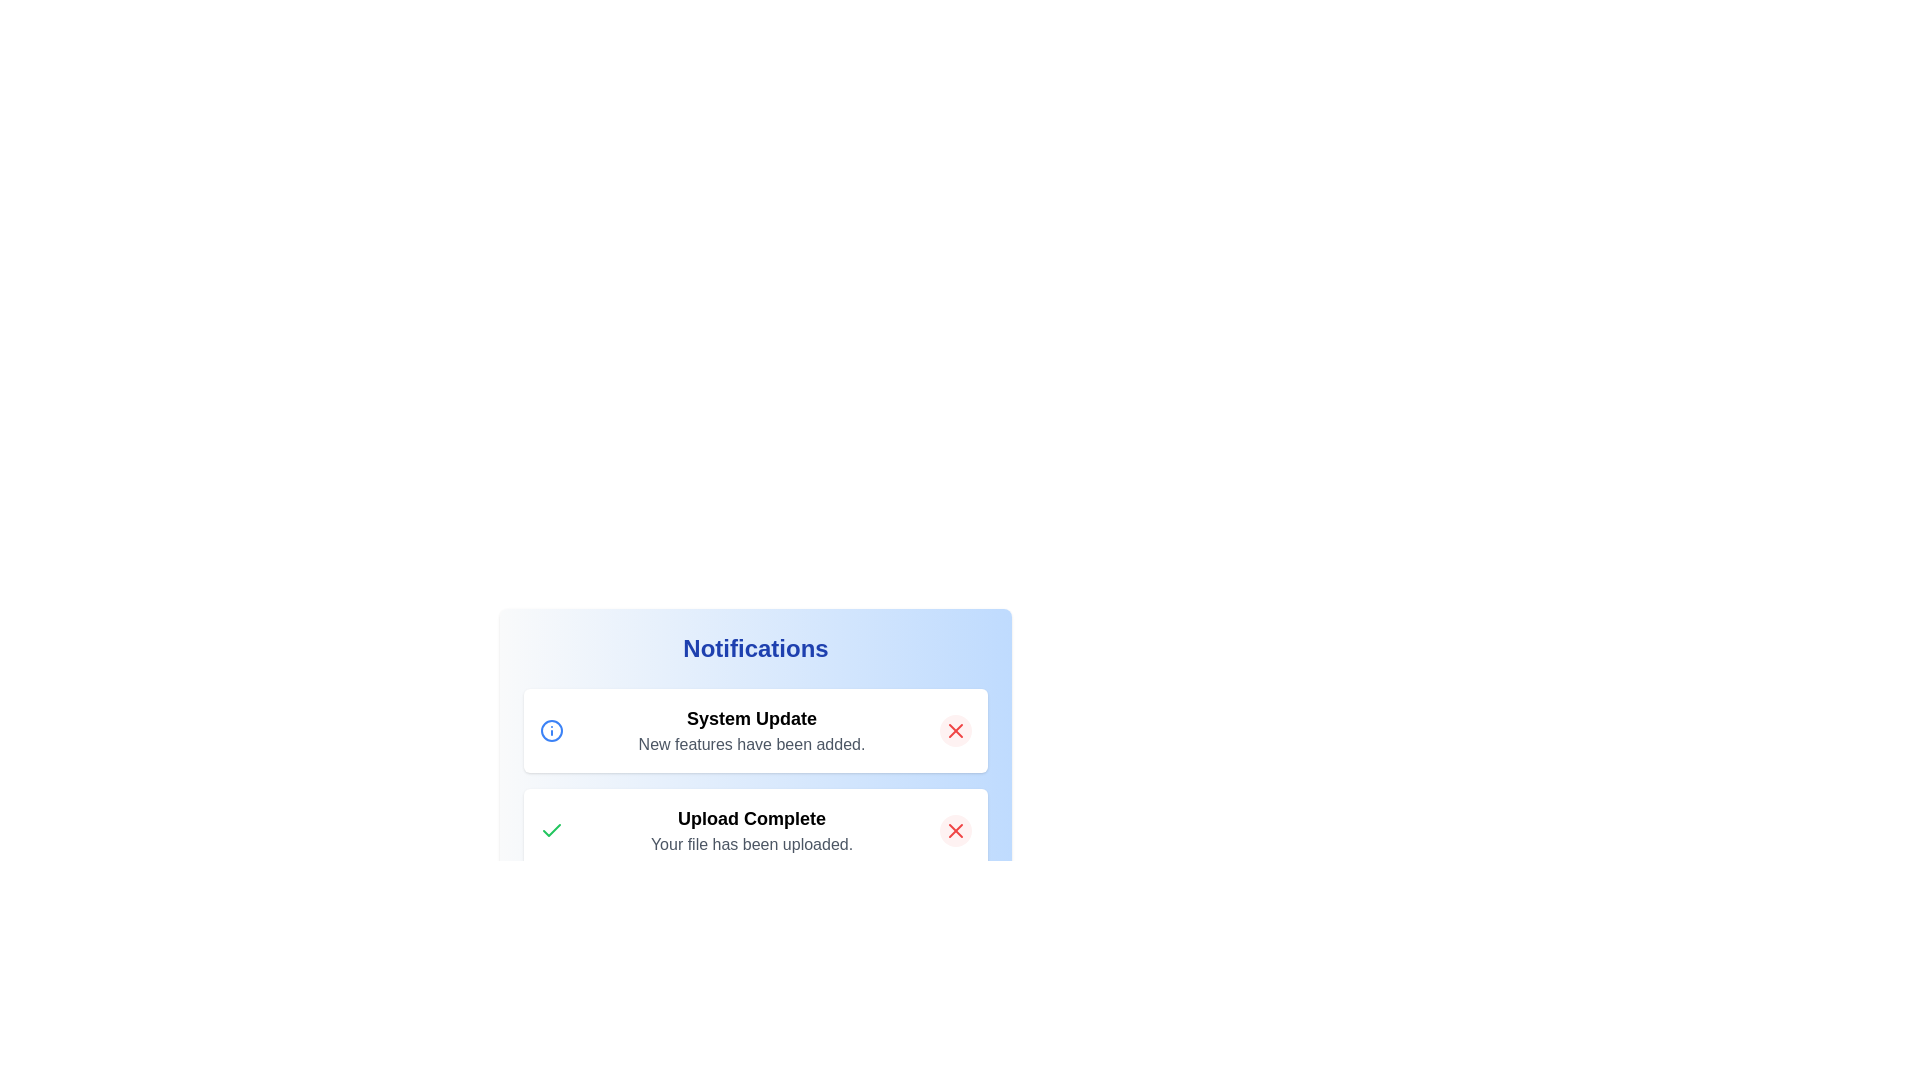 This screenshot has height=1080, width=1920. I want to click on the text label that reads 'New features have been added.' located in the notifications section beneath the 'System Update' heading, so click(751, 744).